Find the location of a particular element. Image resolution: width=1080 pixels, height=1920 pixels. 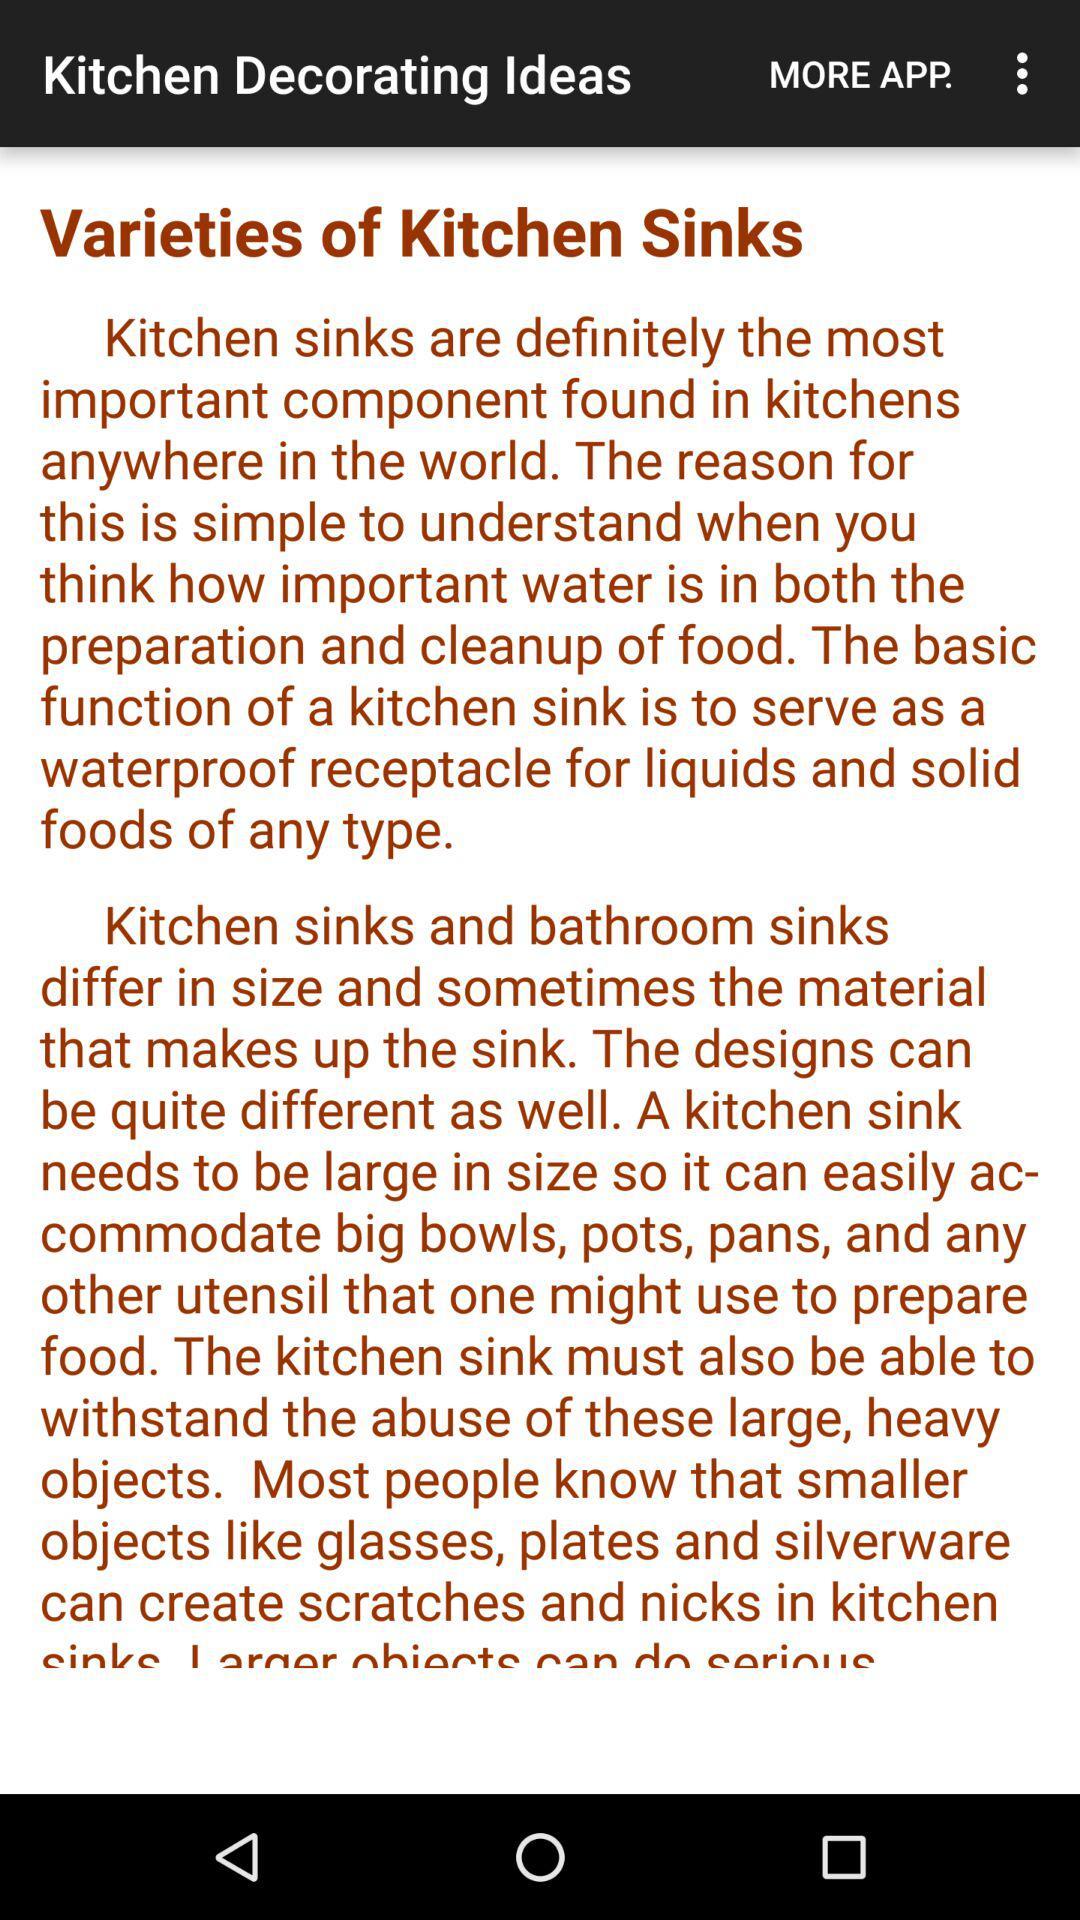

the more app. item is located at coordinates (860, 73).